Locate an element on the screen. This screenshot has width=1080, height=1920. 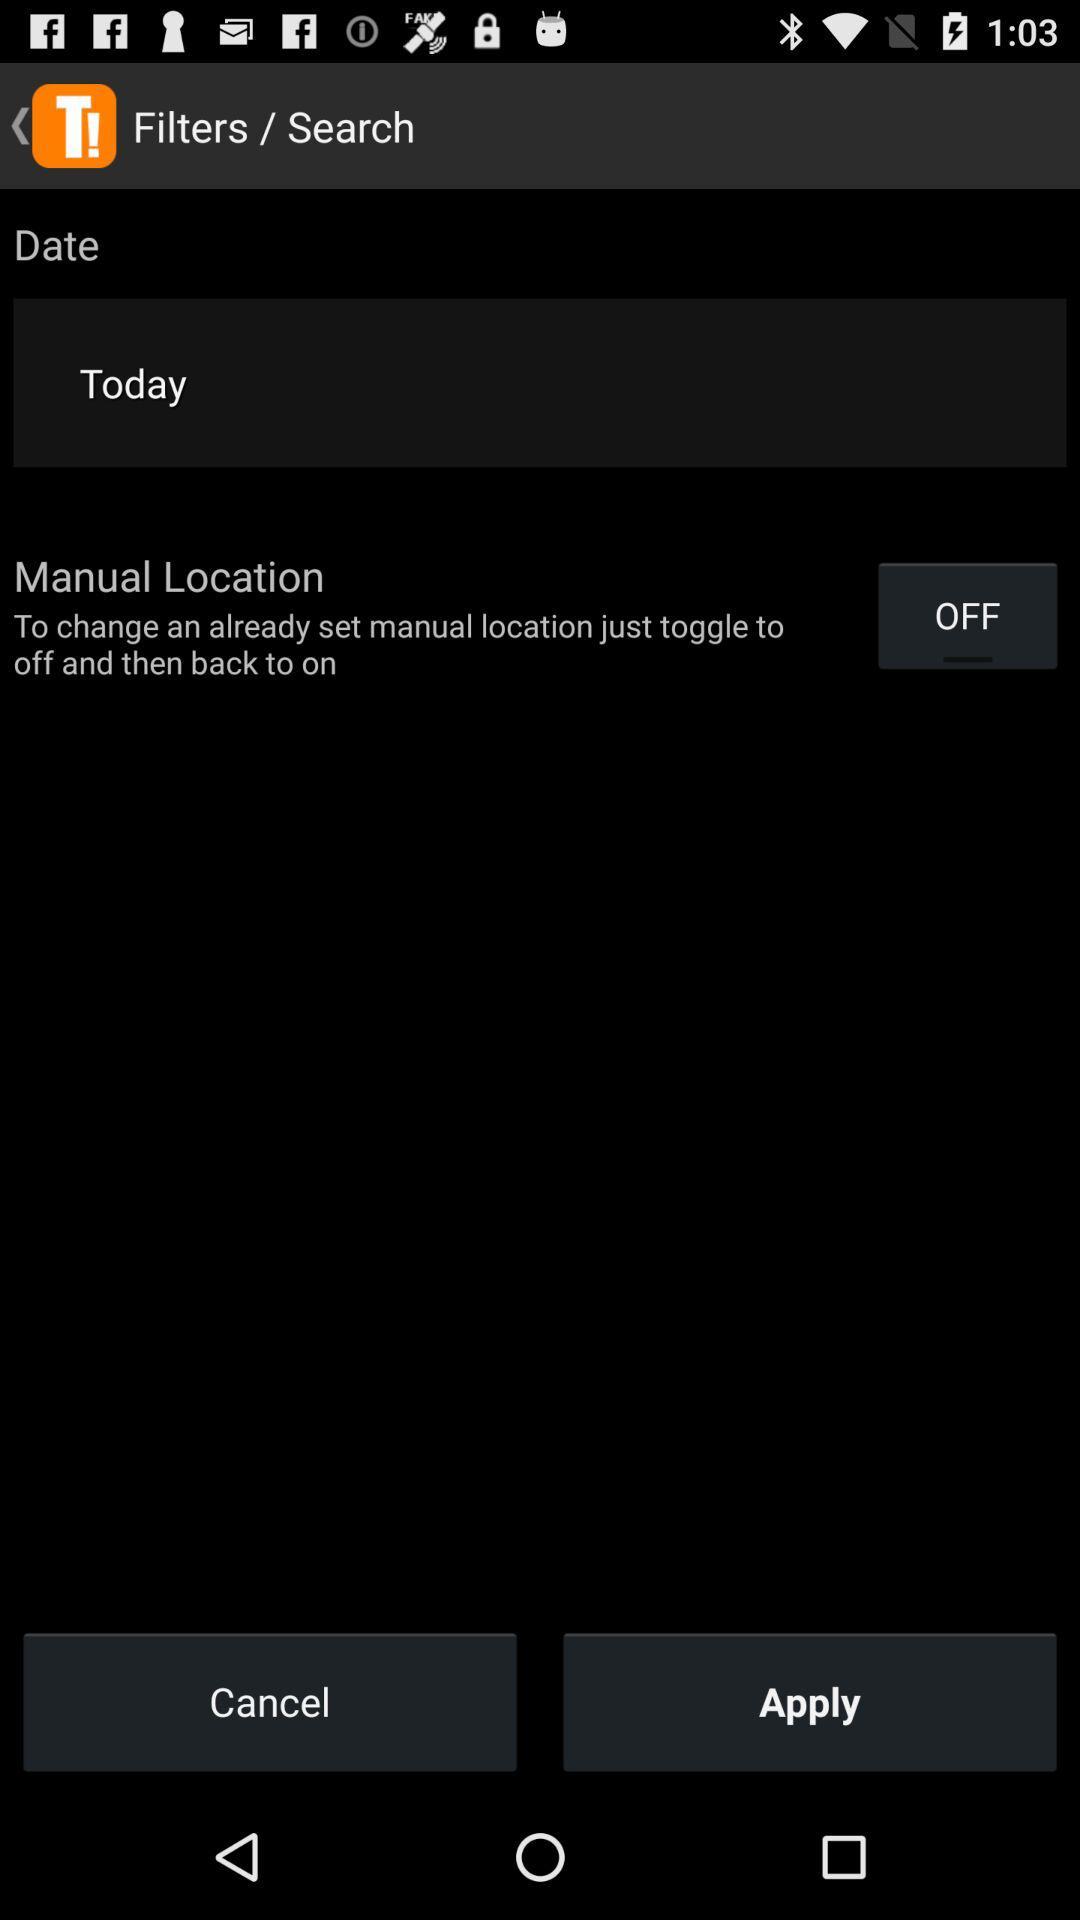
the button at the bottom left corner is located at coordinates (270, 1700).